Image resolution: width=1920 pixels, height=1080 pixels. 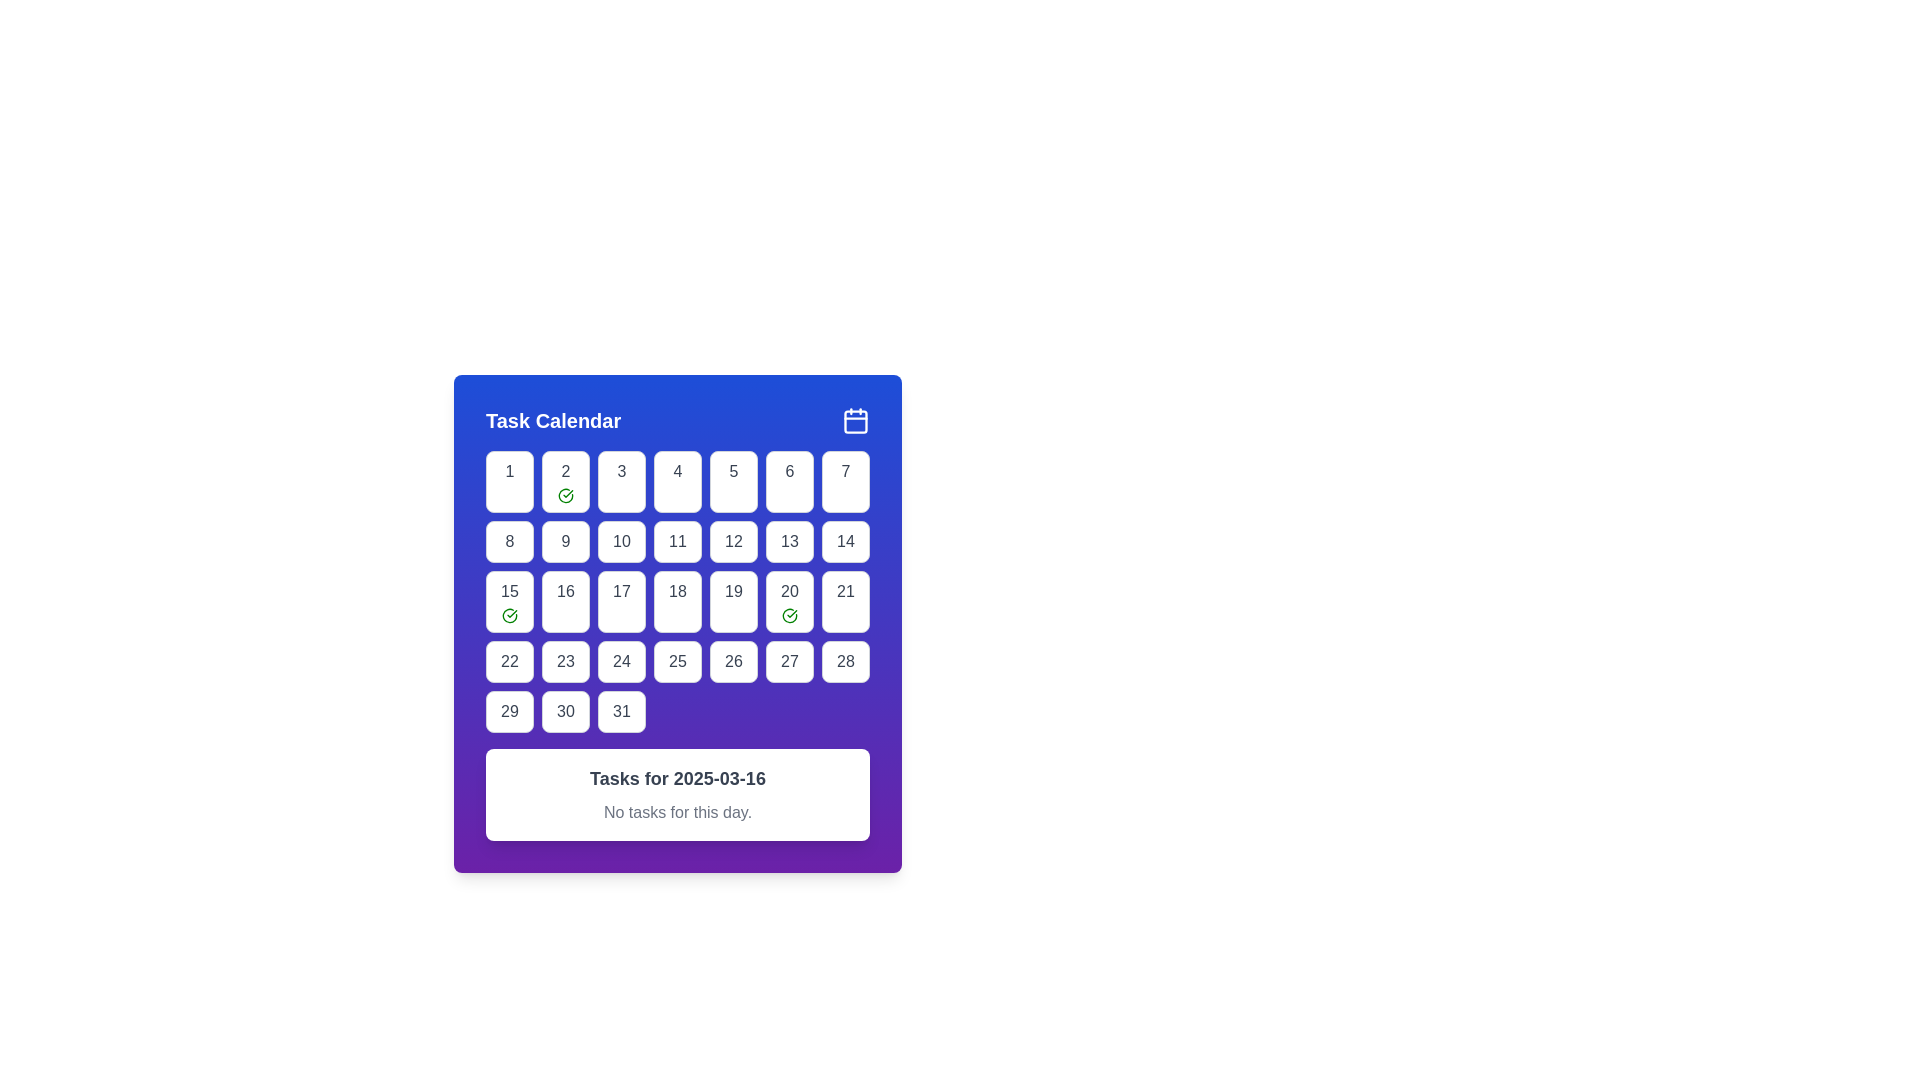 What do you see at coordinates (509, 542) in the screenshot?
I see `the Calendar date cell displaying the number '8'` at bounding box center [509, 542].